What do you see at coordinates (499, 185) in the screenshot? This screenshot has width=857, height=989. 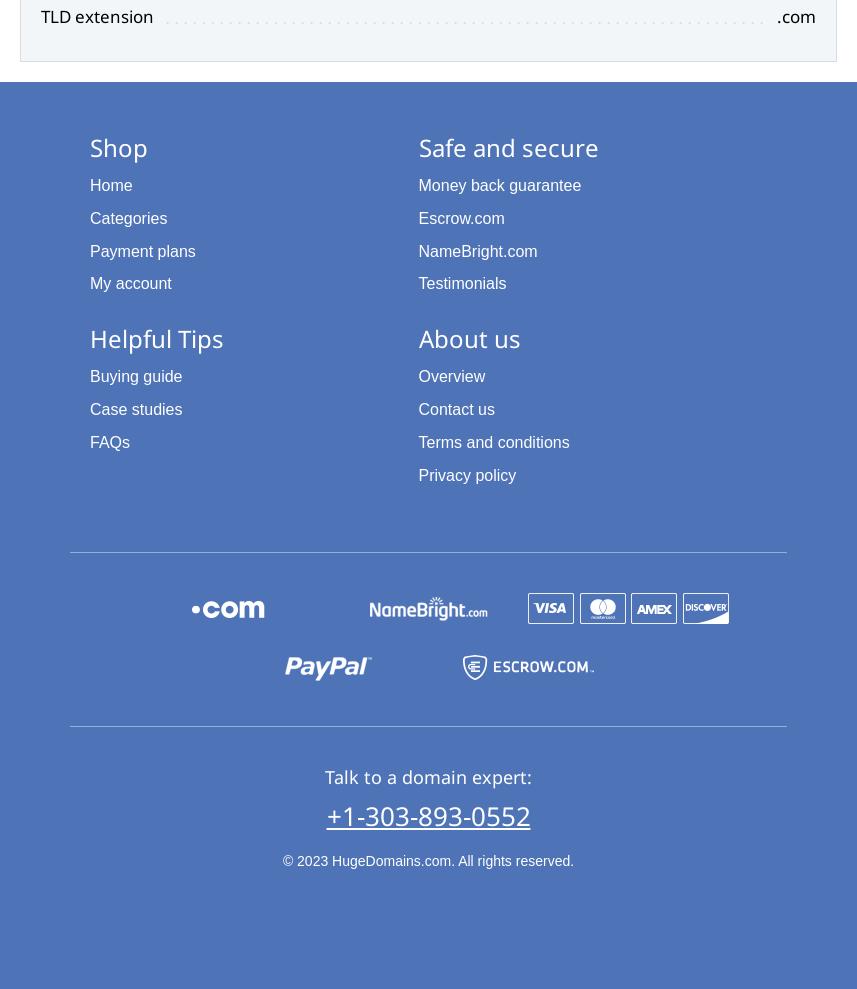 I see `'Money back guarantee'` at bounding box center [499, 185].